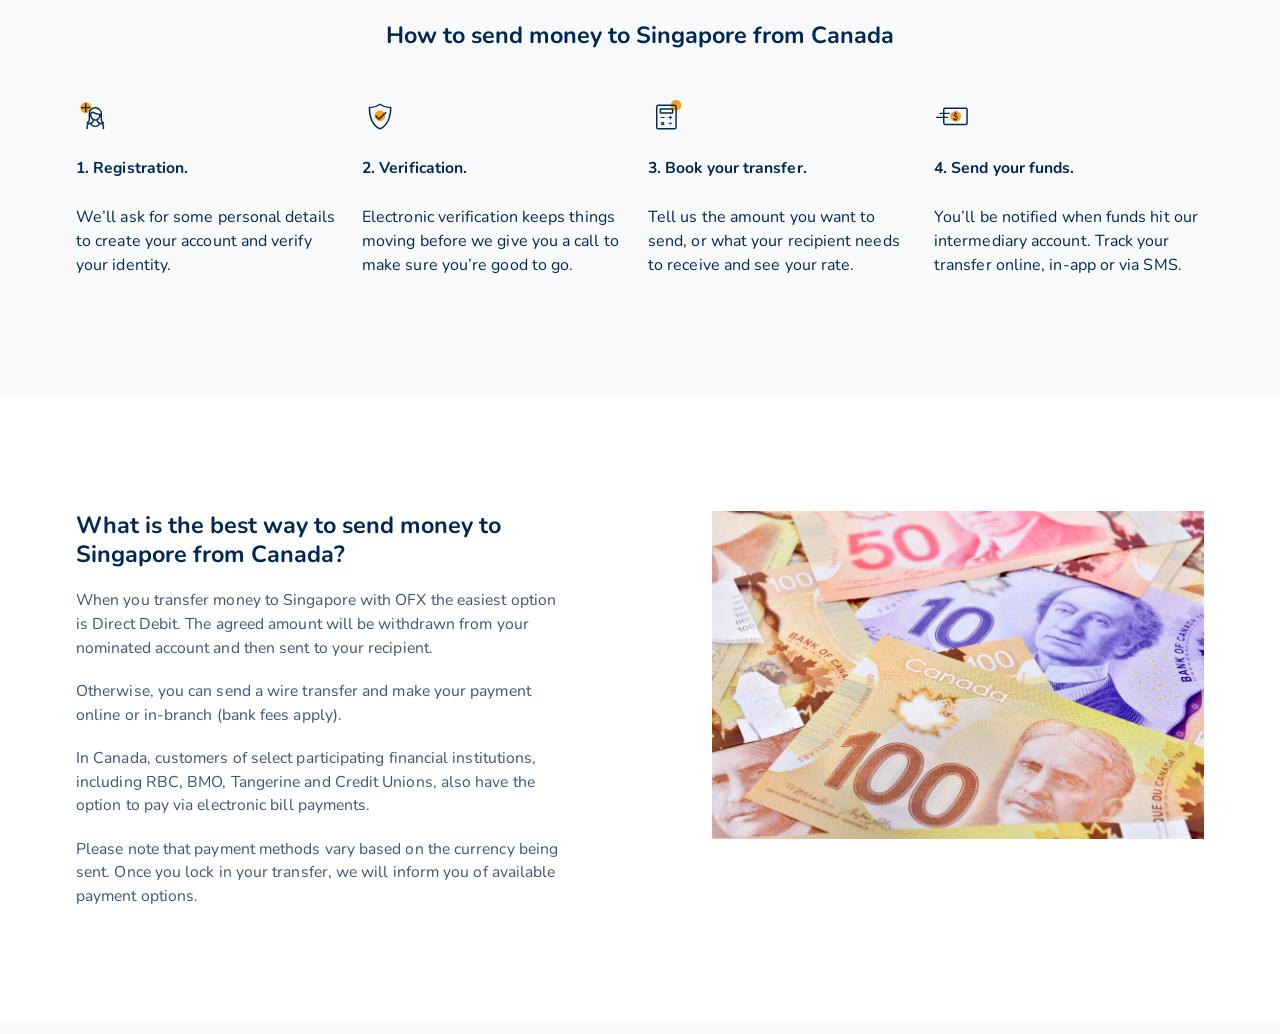 The image size is (1280, 1034). I want to click on 'See full list of currencies', so click(168, 752).